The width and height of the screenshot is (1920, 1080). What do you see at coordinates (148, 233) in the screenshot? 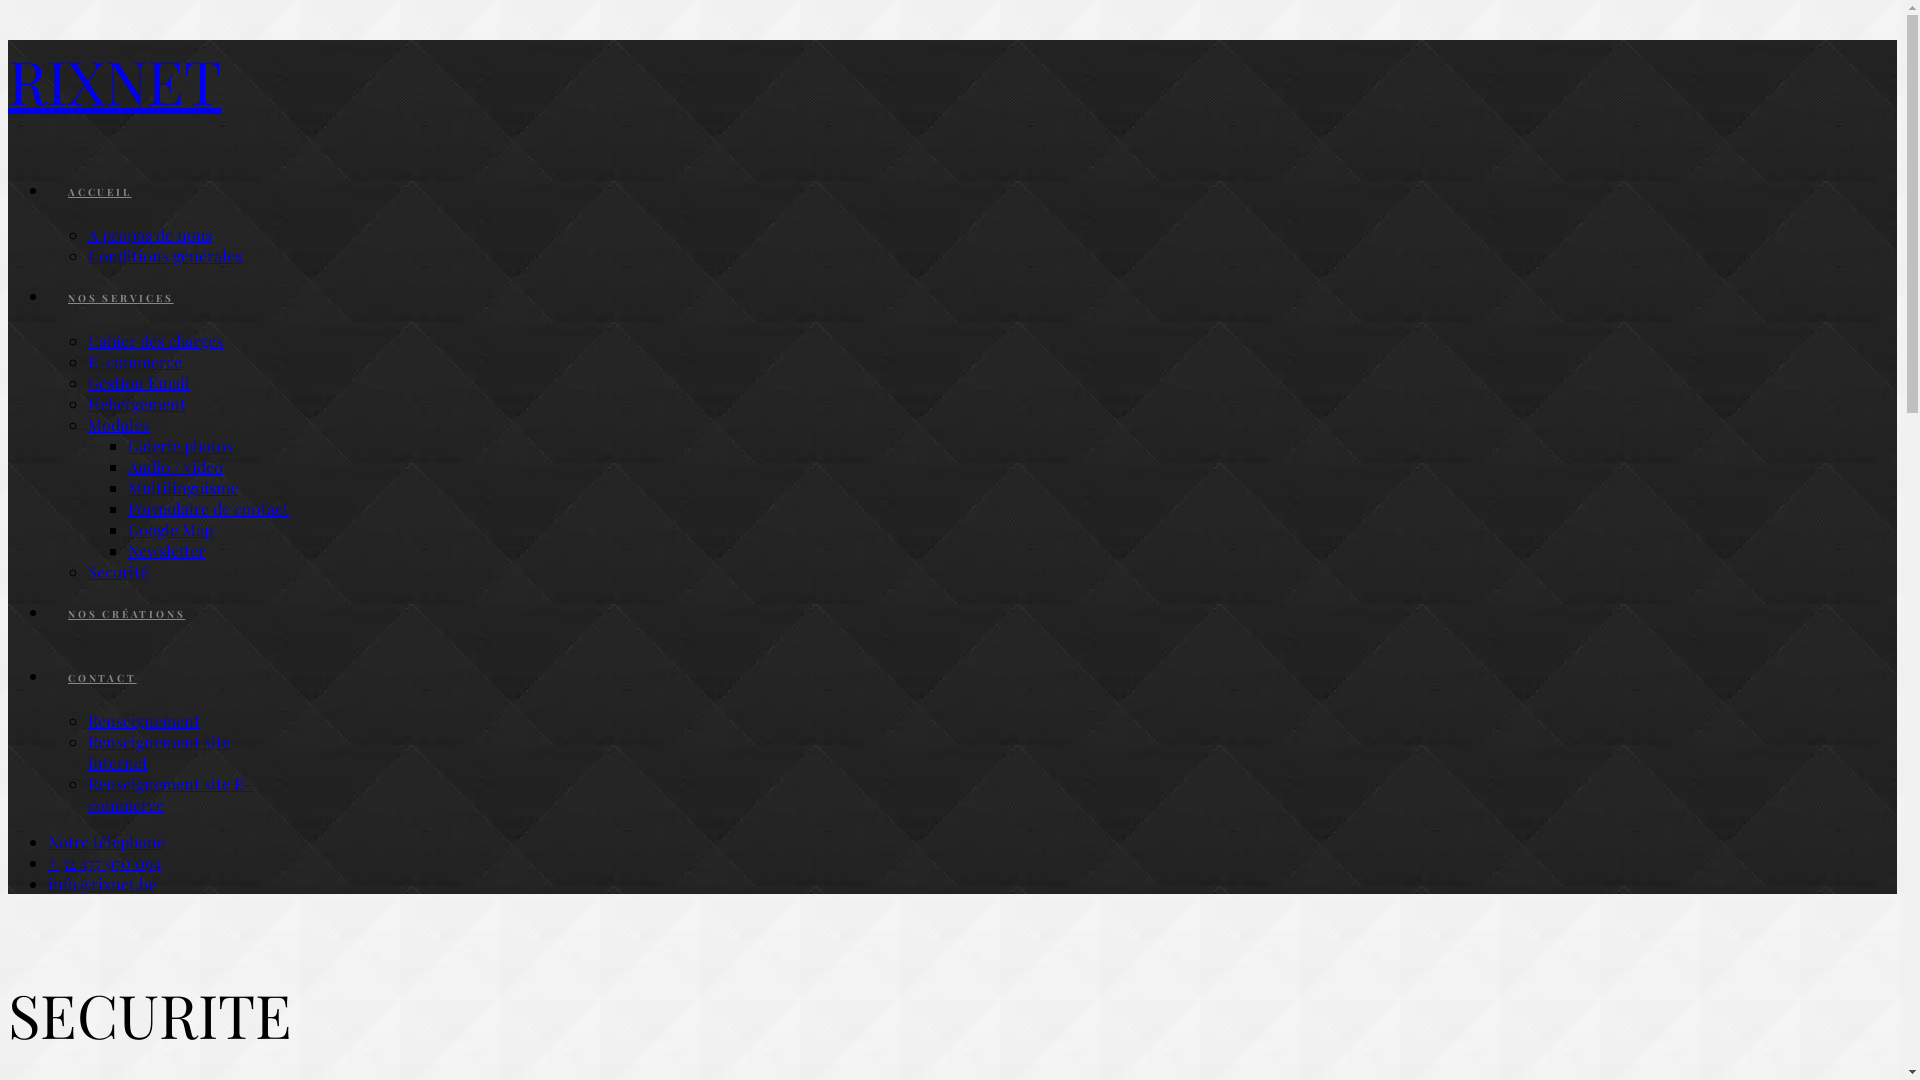
I see `'A propos de nous'` at bounding box center [148, 233].